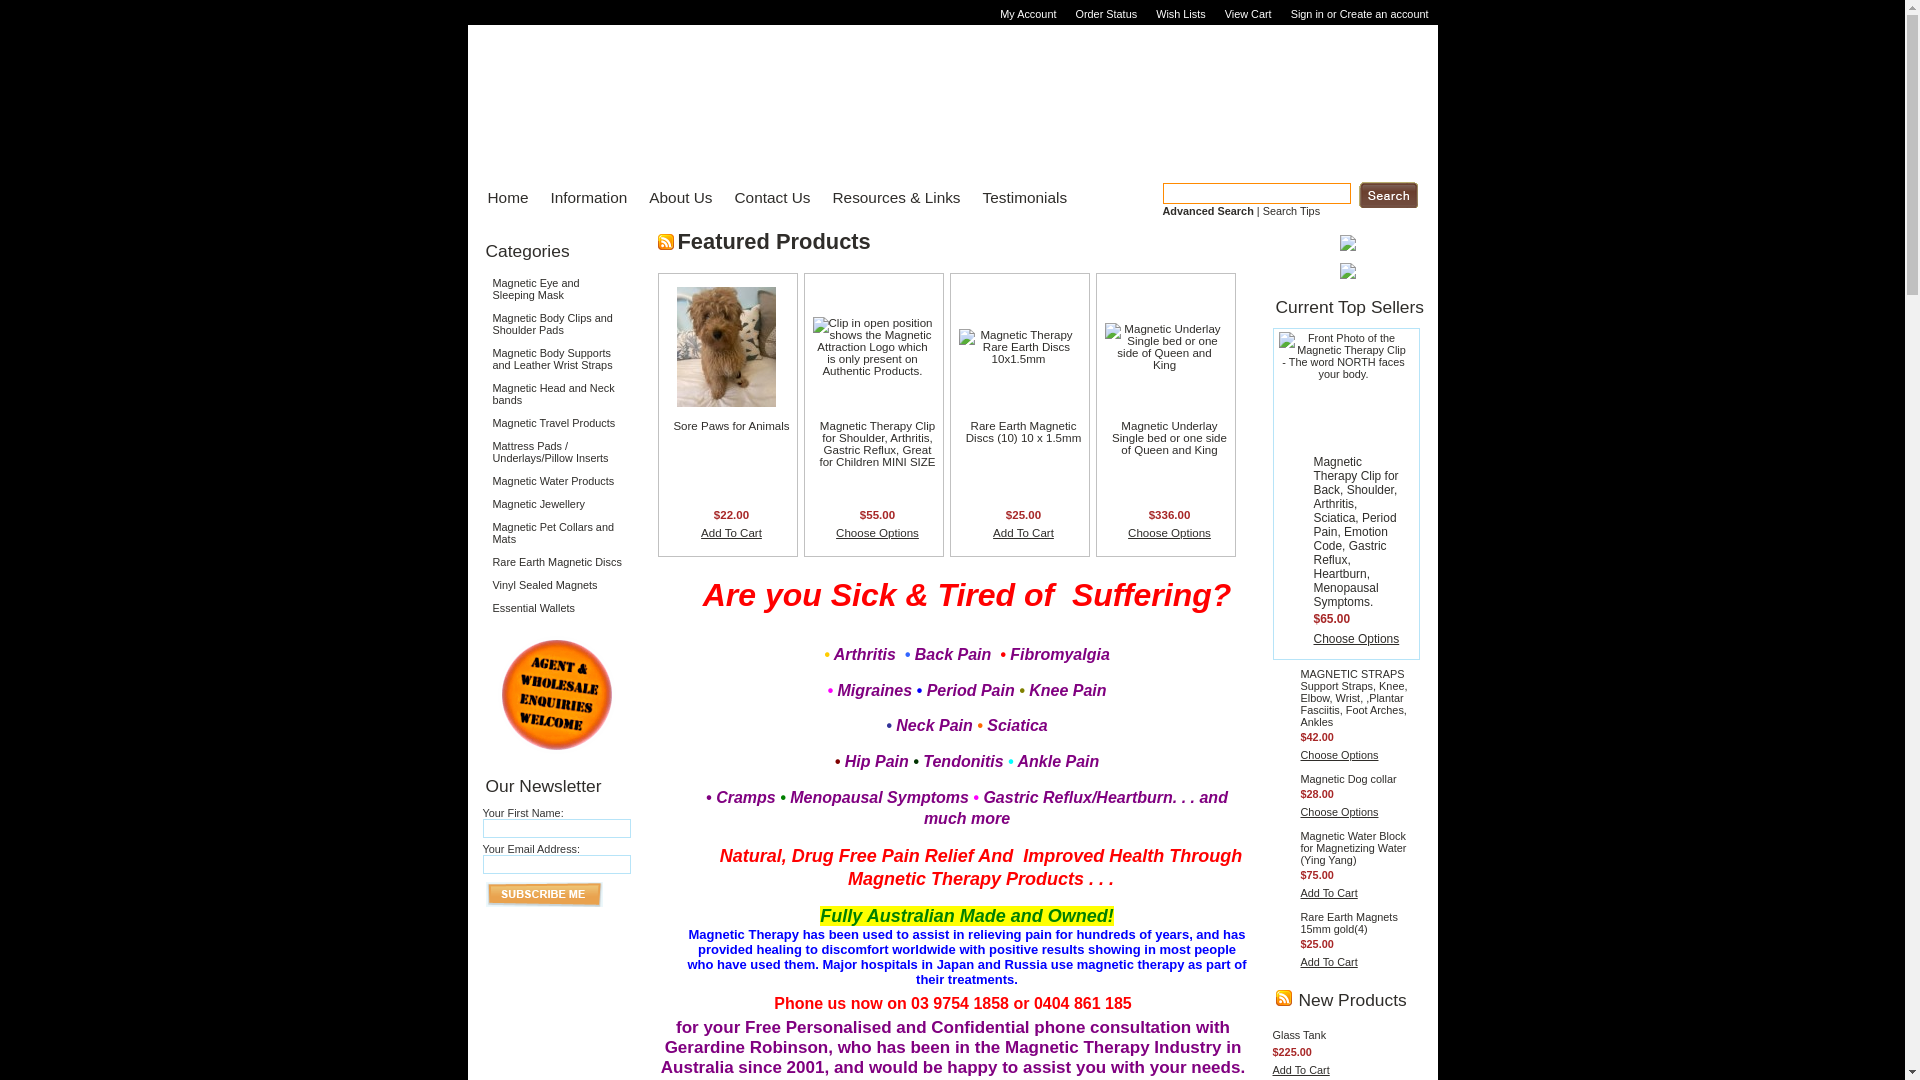 The width and height of the screenshot is (1920, 1080). I want to click on 'Search Tips', so click(1291, 211).